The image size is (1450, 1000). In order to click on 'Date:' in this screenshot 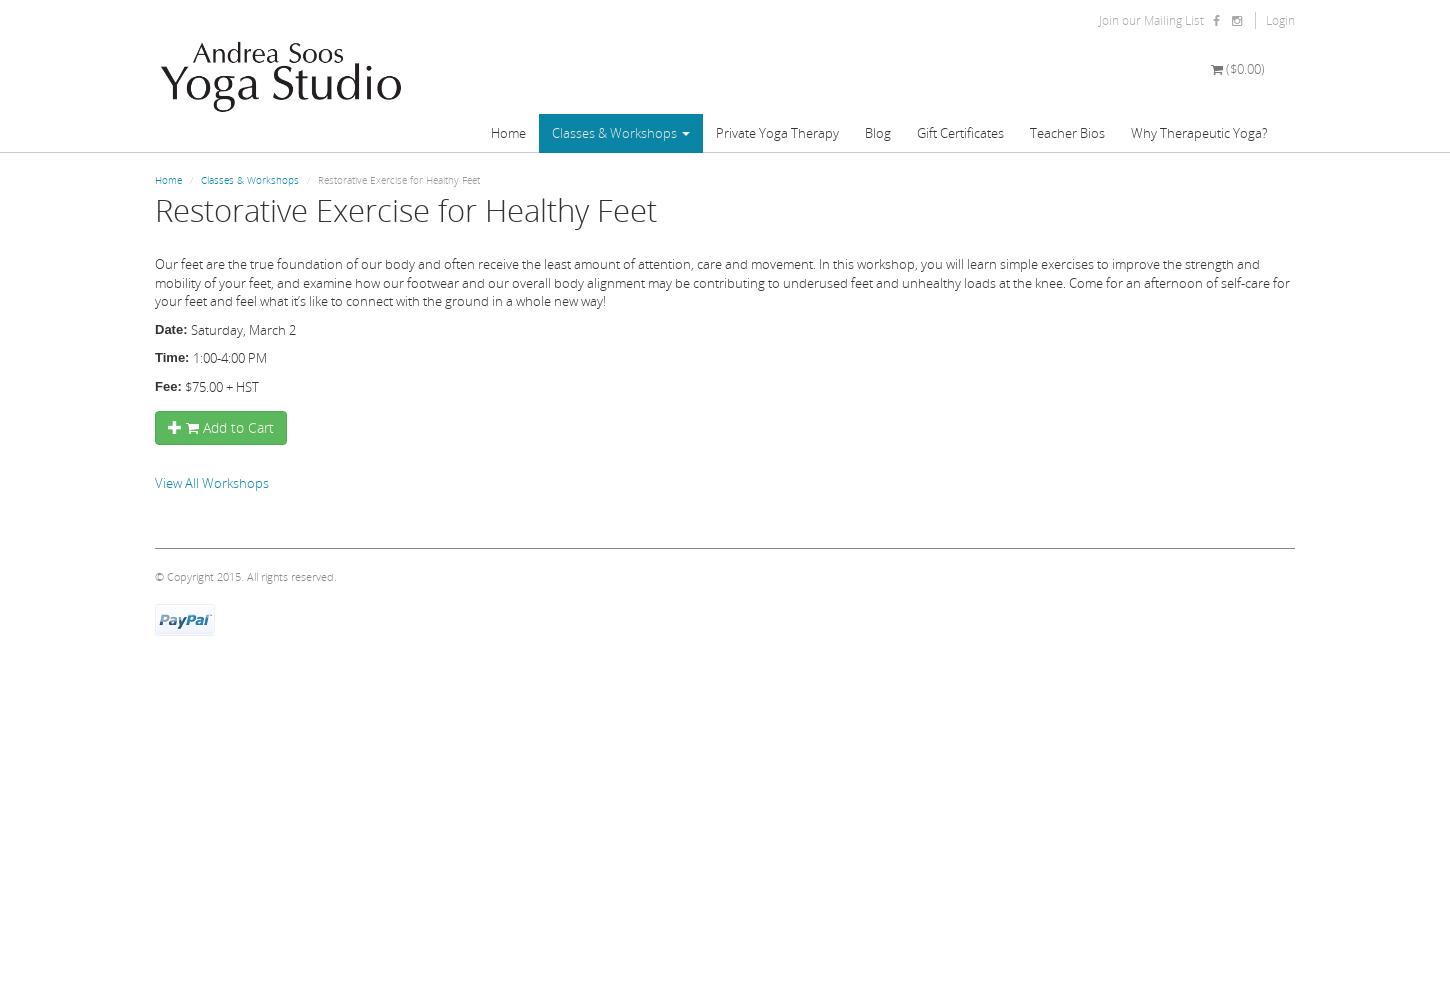, I will do `click(171, 327)`.